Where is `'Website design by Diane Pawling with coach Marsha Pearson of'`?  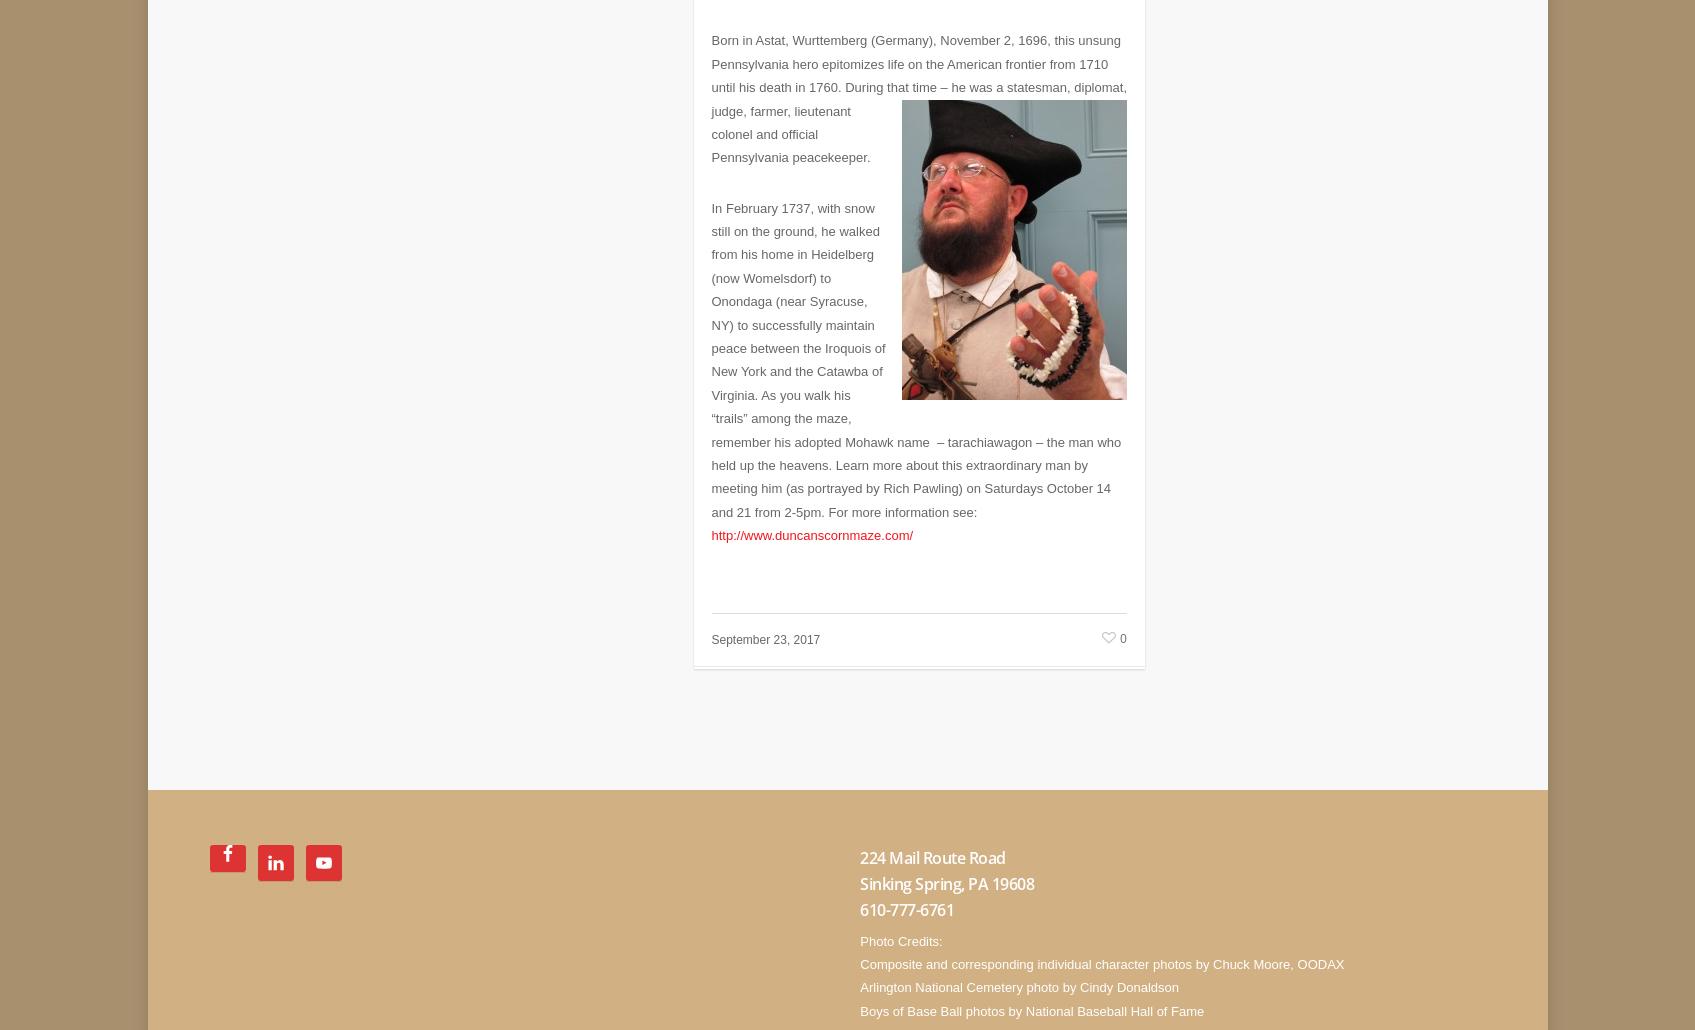
'Website design by Diane Pawling with coach Marsha Pearson of' is located at coordinates (1047, 1019).